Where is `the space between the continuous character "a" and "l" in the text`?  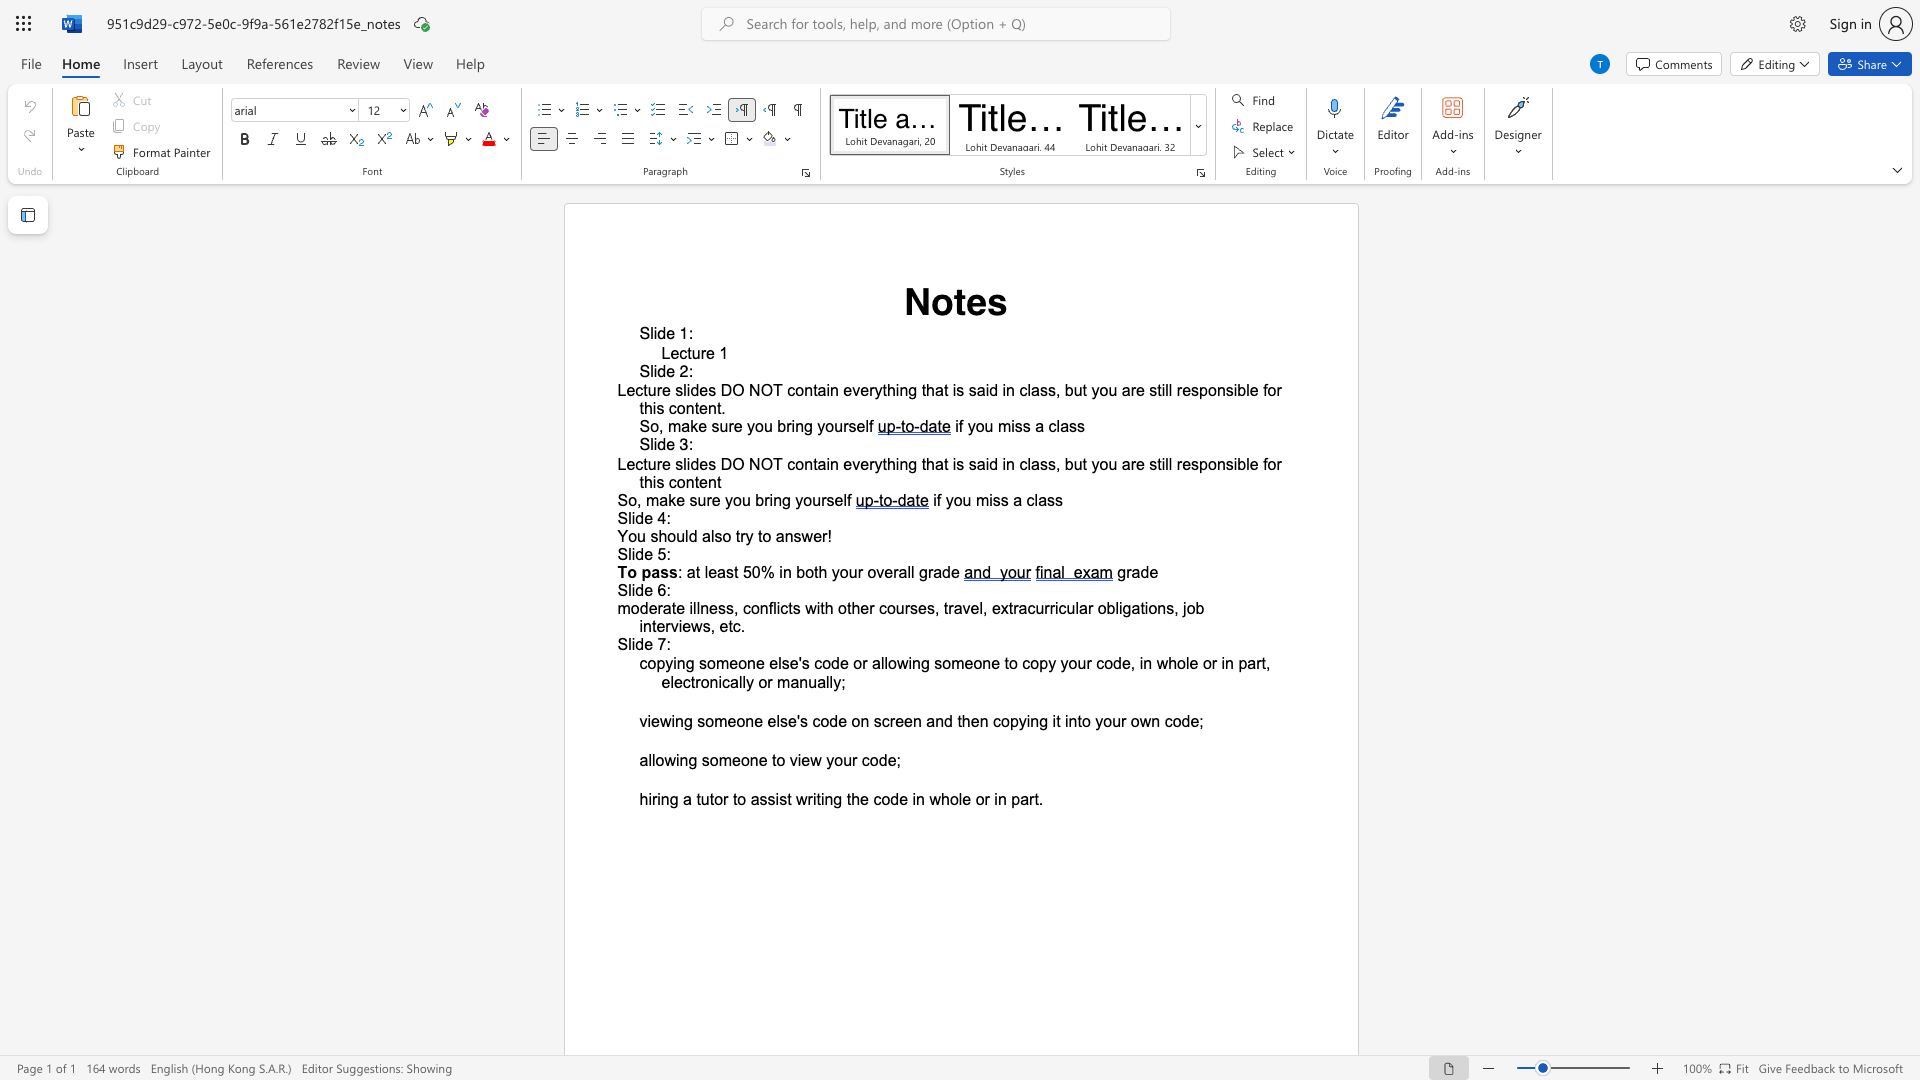 the space between the continuous character "a" and "l" in the text is located at coordinates (647, 760).